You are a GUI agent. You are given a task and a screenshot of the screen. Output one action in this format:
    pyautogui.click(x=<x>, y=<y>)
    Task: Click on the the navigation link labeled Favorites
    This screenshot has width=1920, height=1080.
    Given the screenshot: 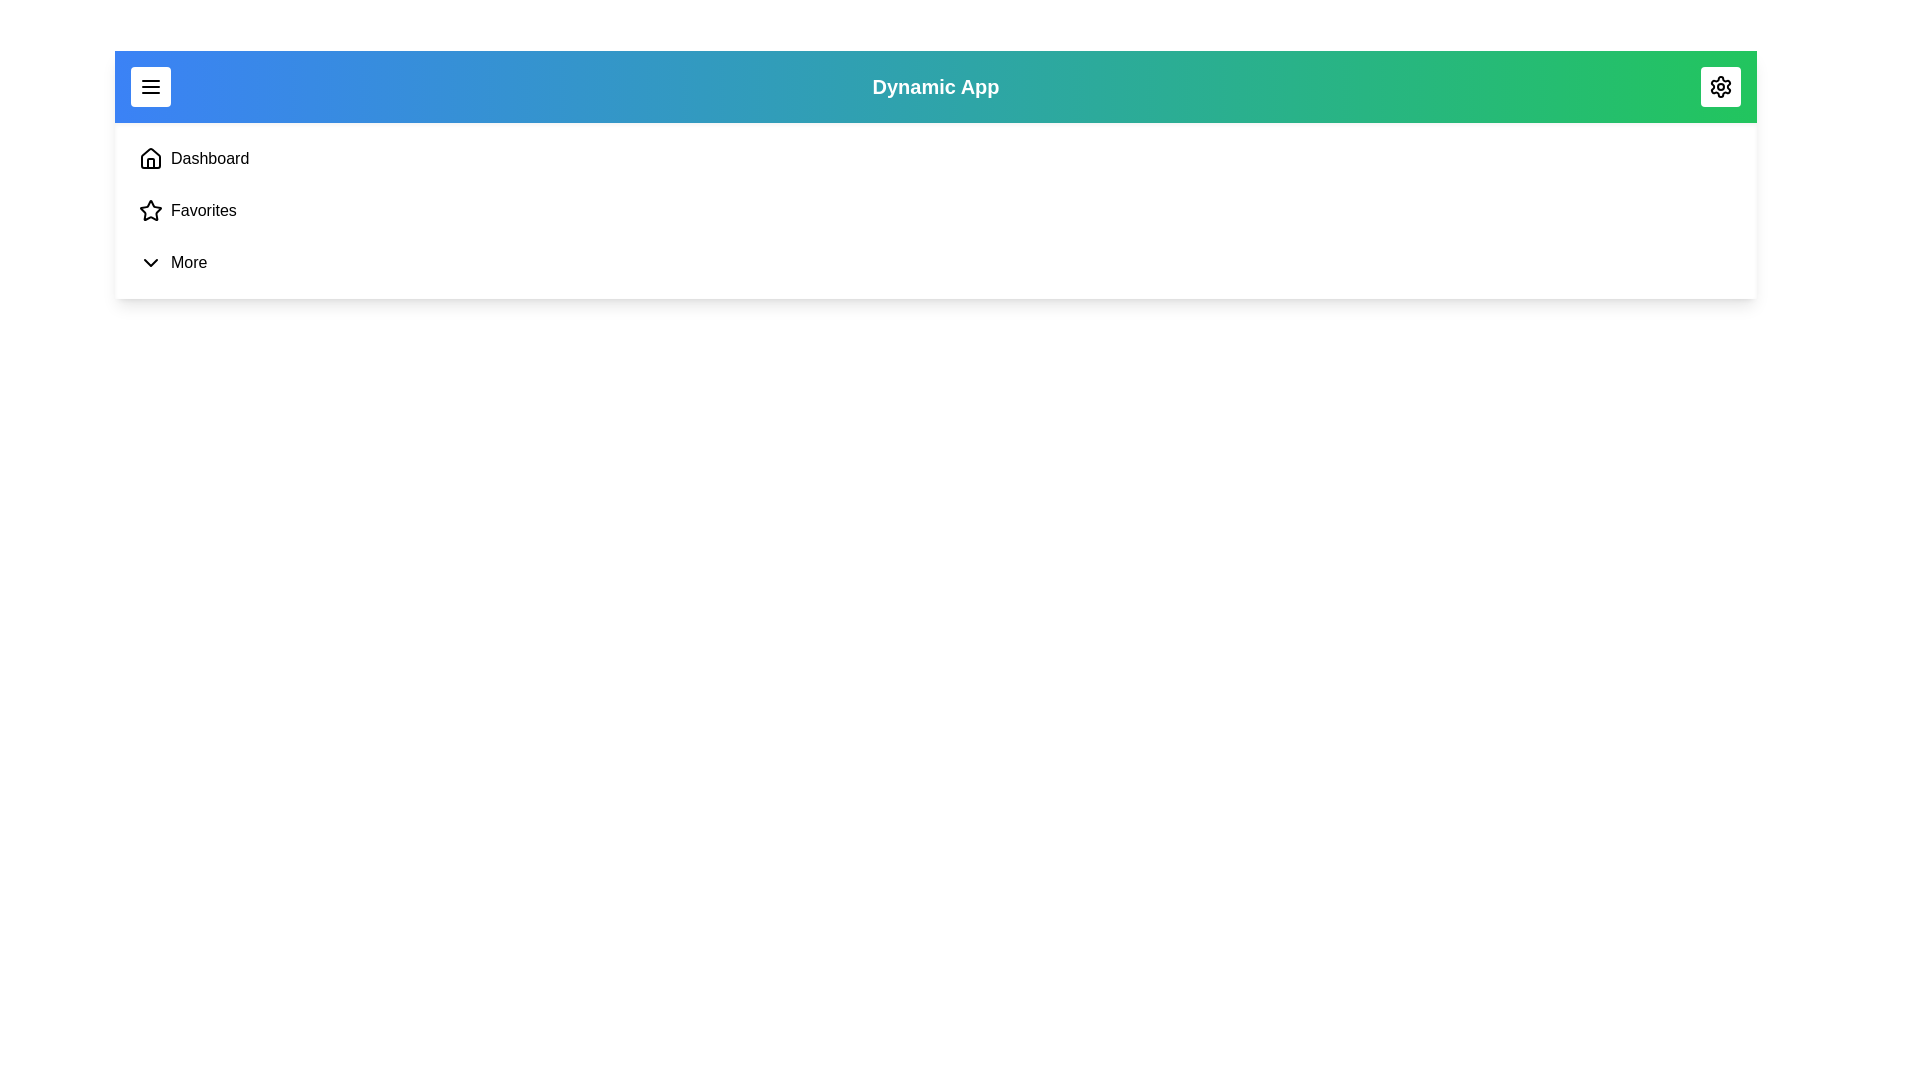 What is the action you would take?
    pyautogui.click(x=202, y=211)
    